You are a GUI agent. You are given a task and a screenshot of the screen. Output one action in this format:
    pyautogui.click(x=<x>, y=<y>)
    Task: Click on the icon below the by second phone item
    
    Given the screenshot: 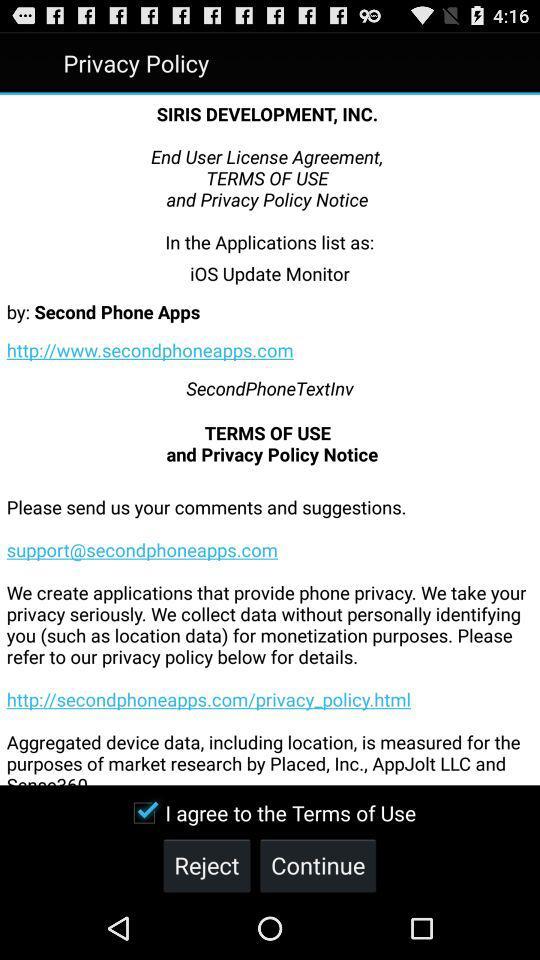 What is the action you would take?
    pyautogui.click(x=149, y=349)
    